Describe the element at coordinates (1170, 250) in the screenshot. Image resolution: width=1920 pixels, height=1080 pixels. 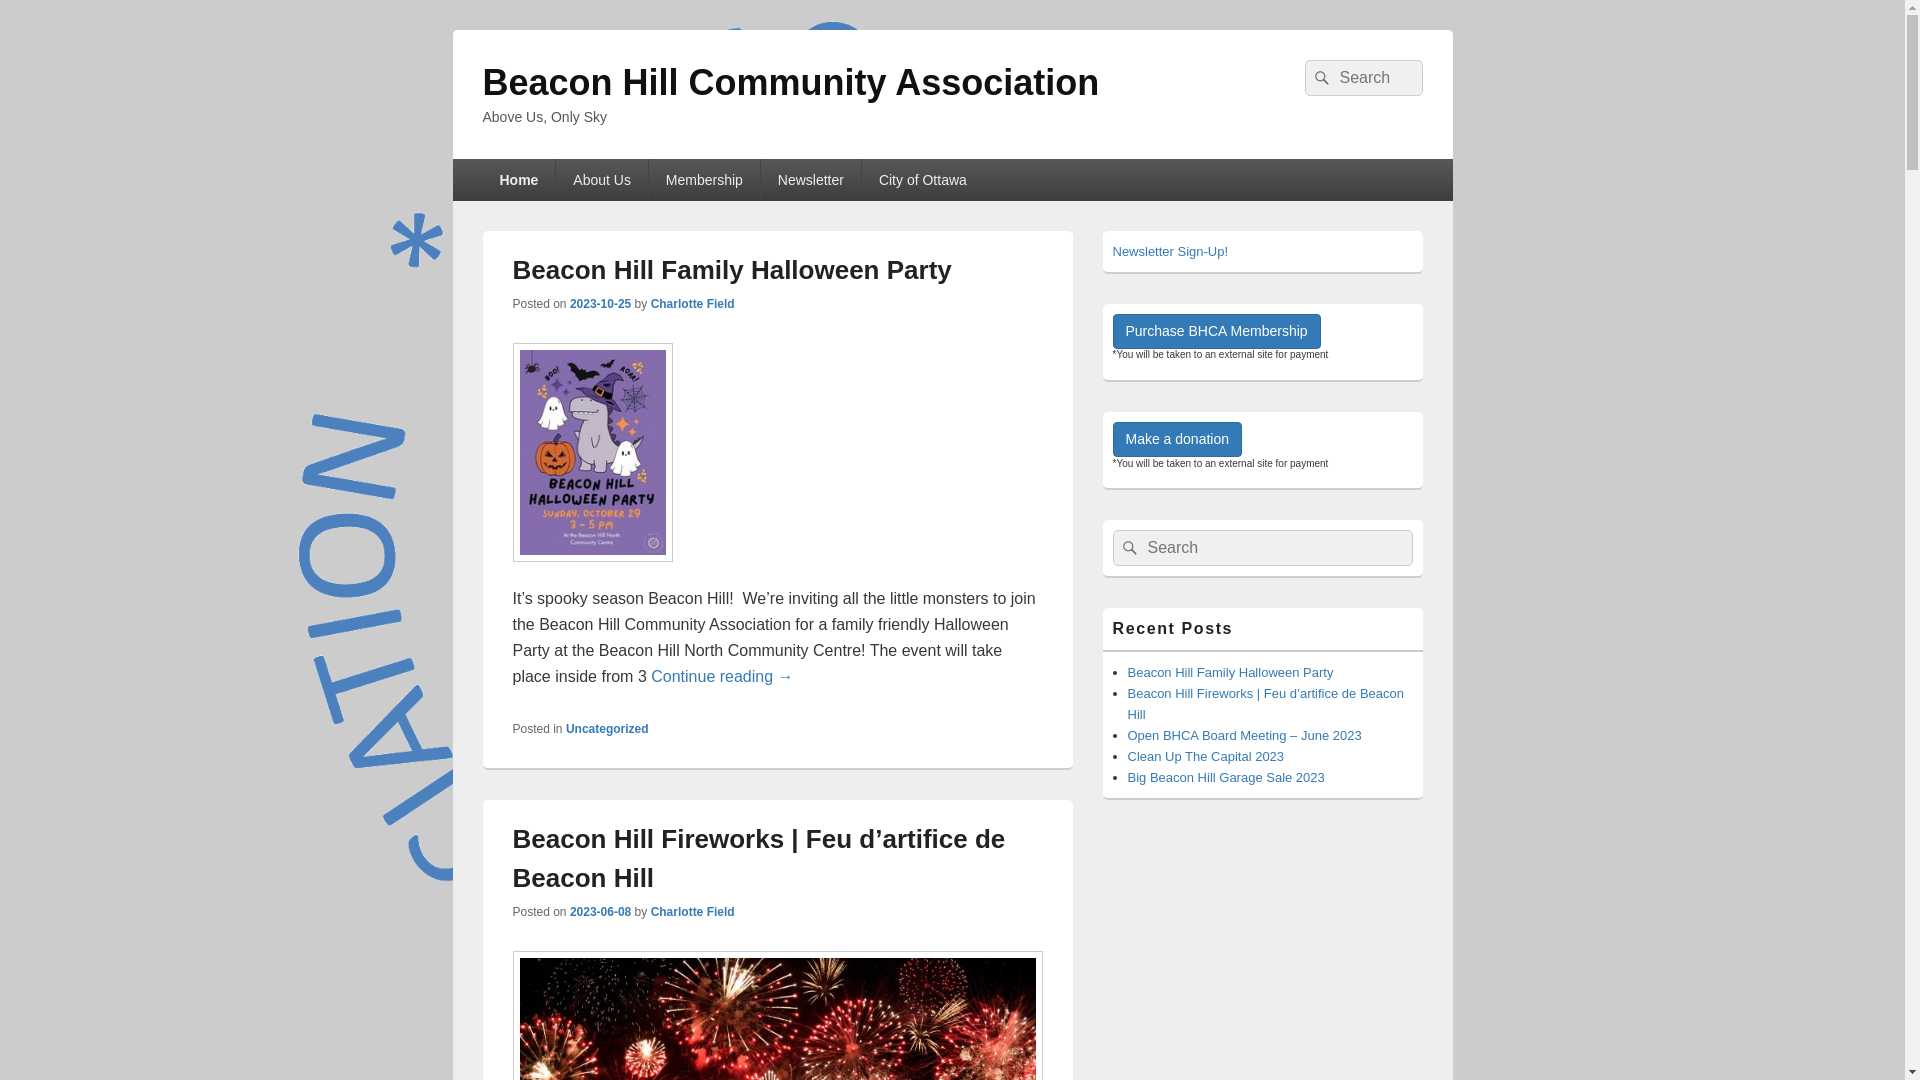
I see `'Newsletter Sign-Up!'` at that location.